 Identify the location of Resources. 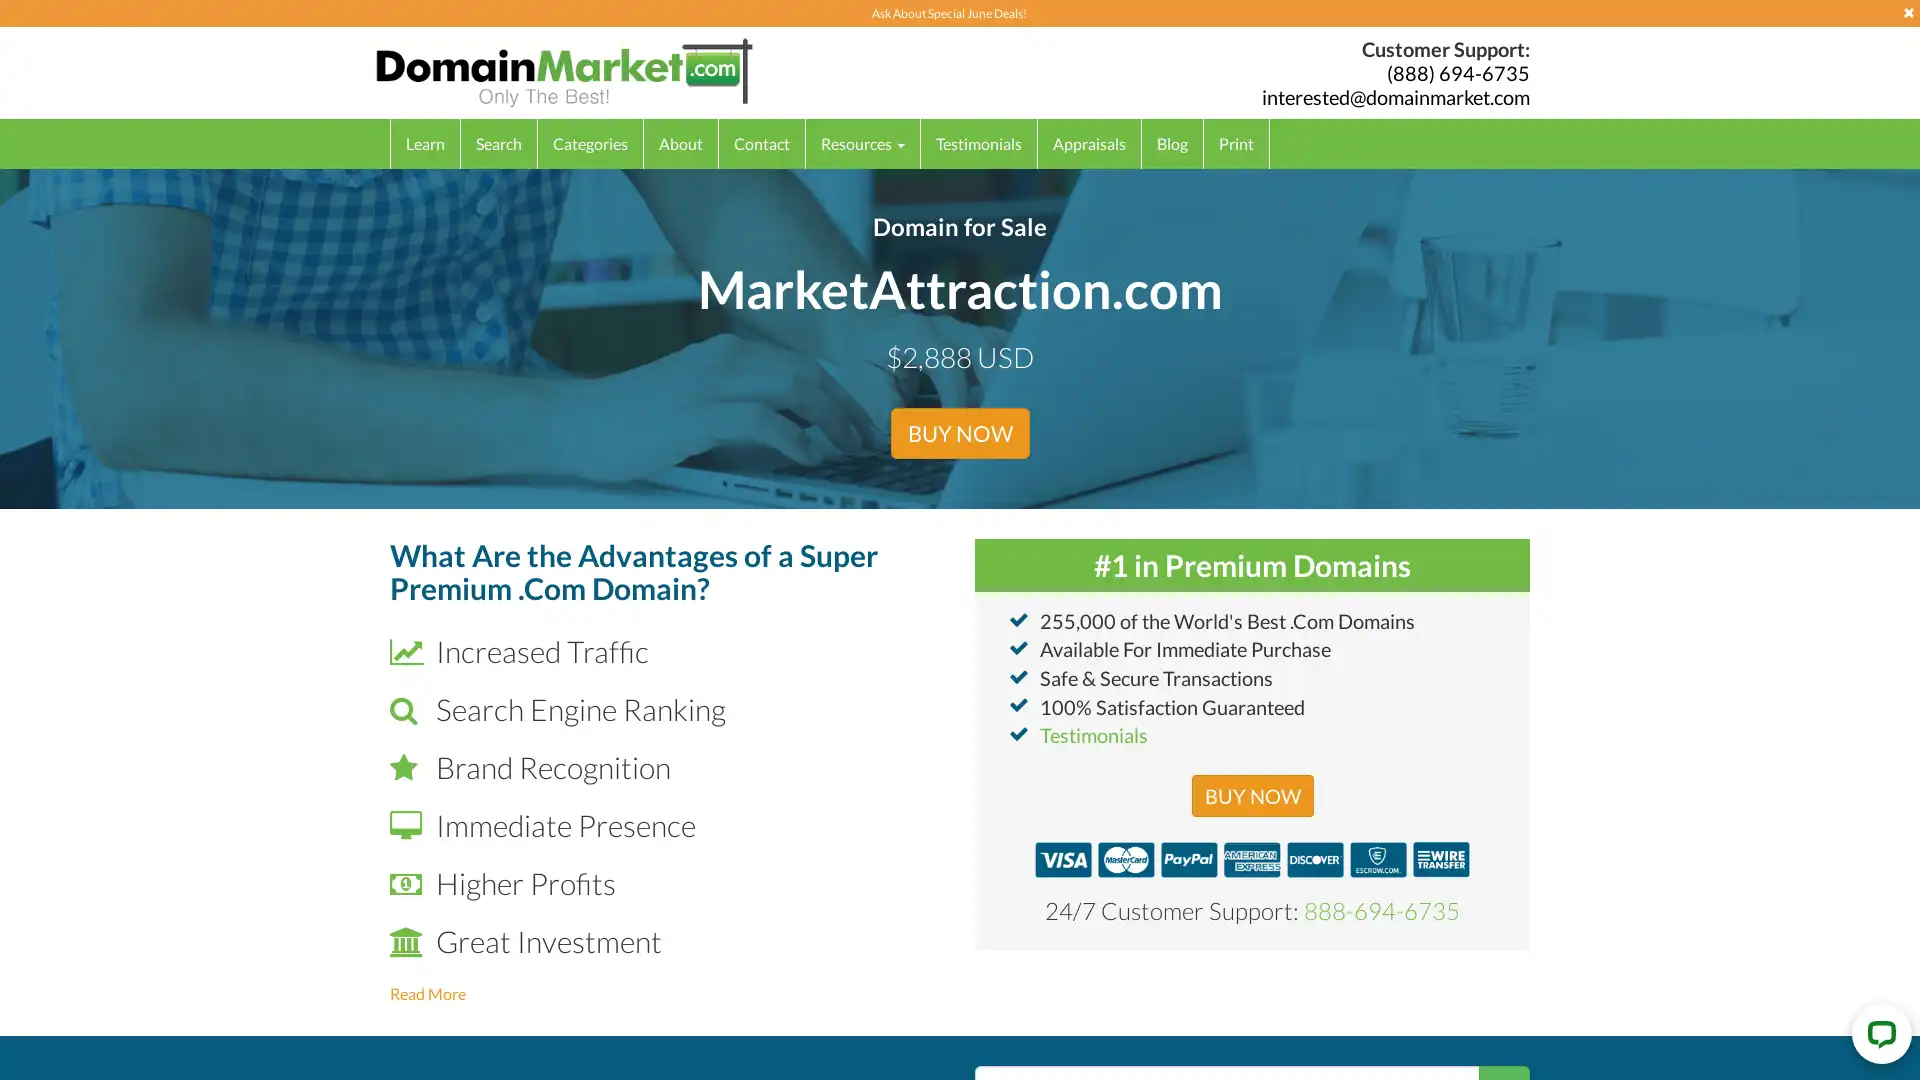
(863, 142).